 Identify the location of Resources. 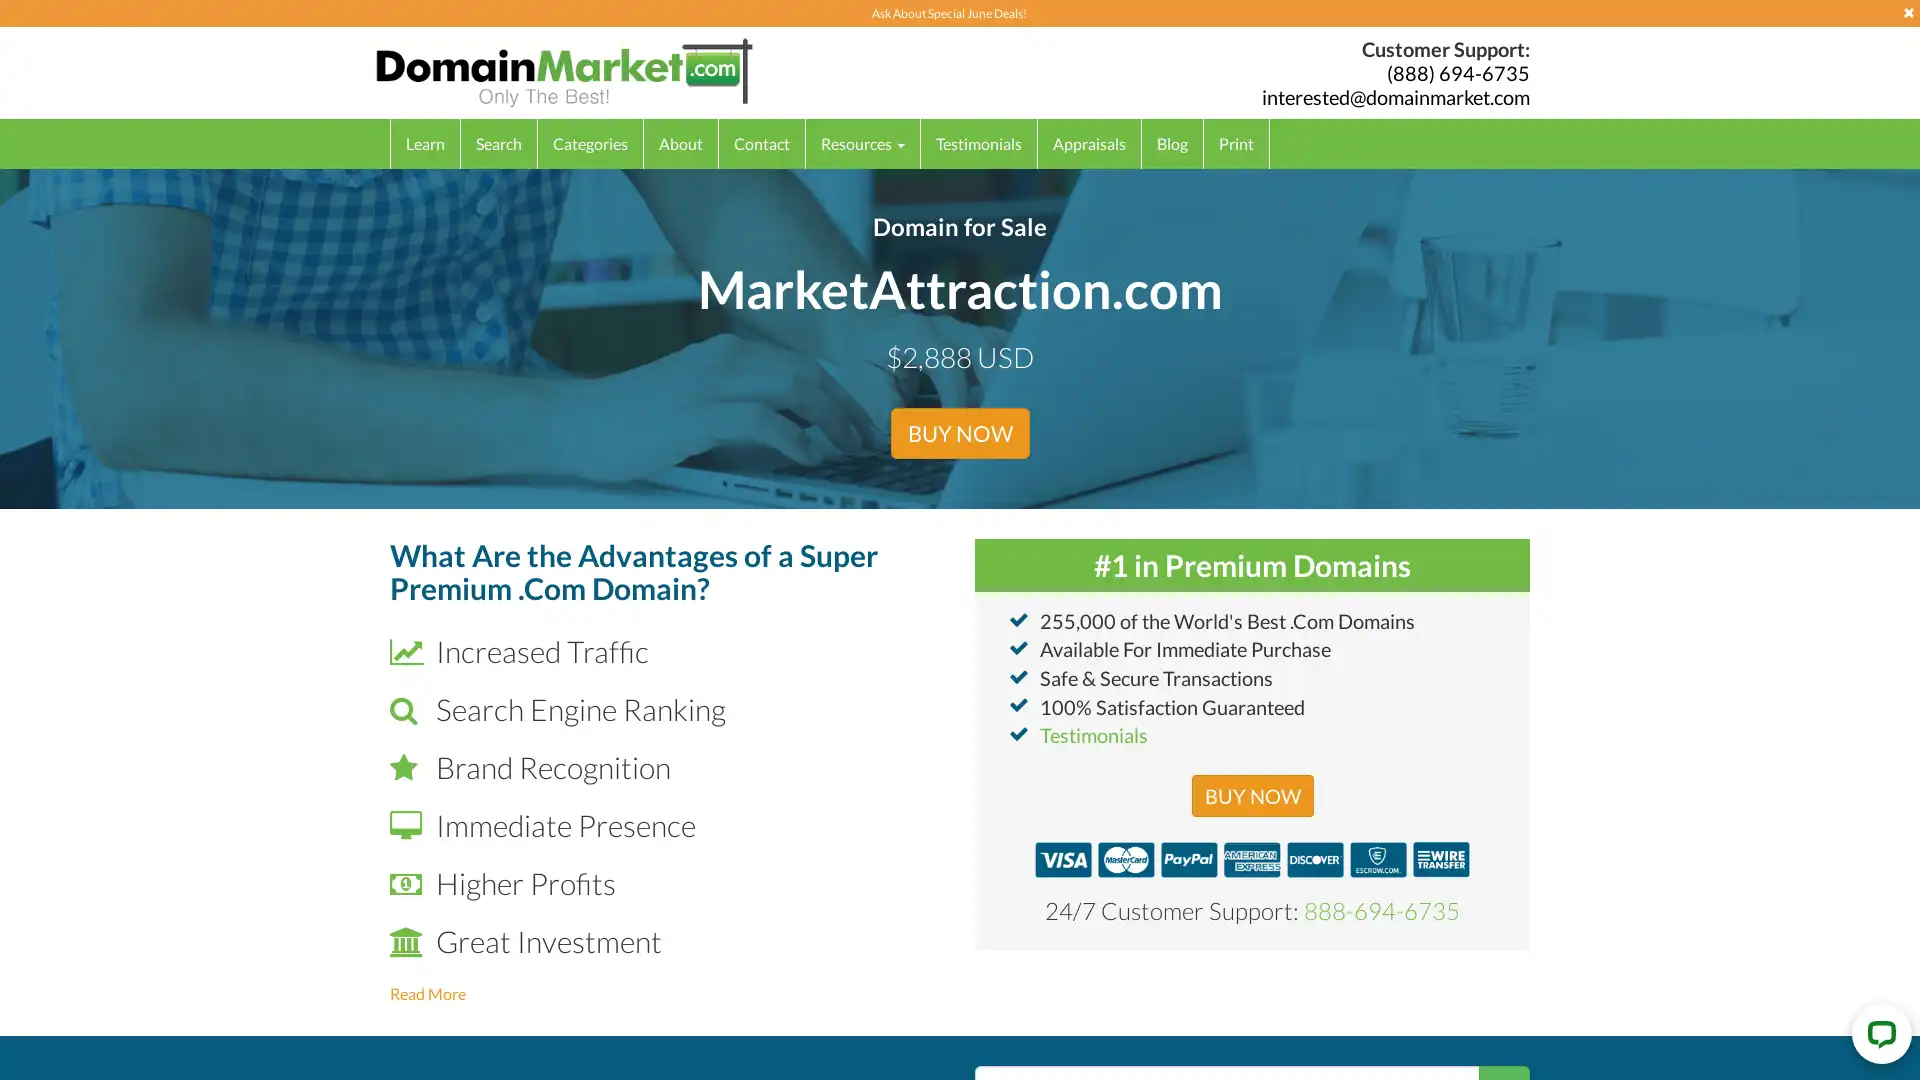
(863, 142).